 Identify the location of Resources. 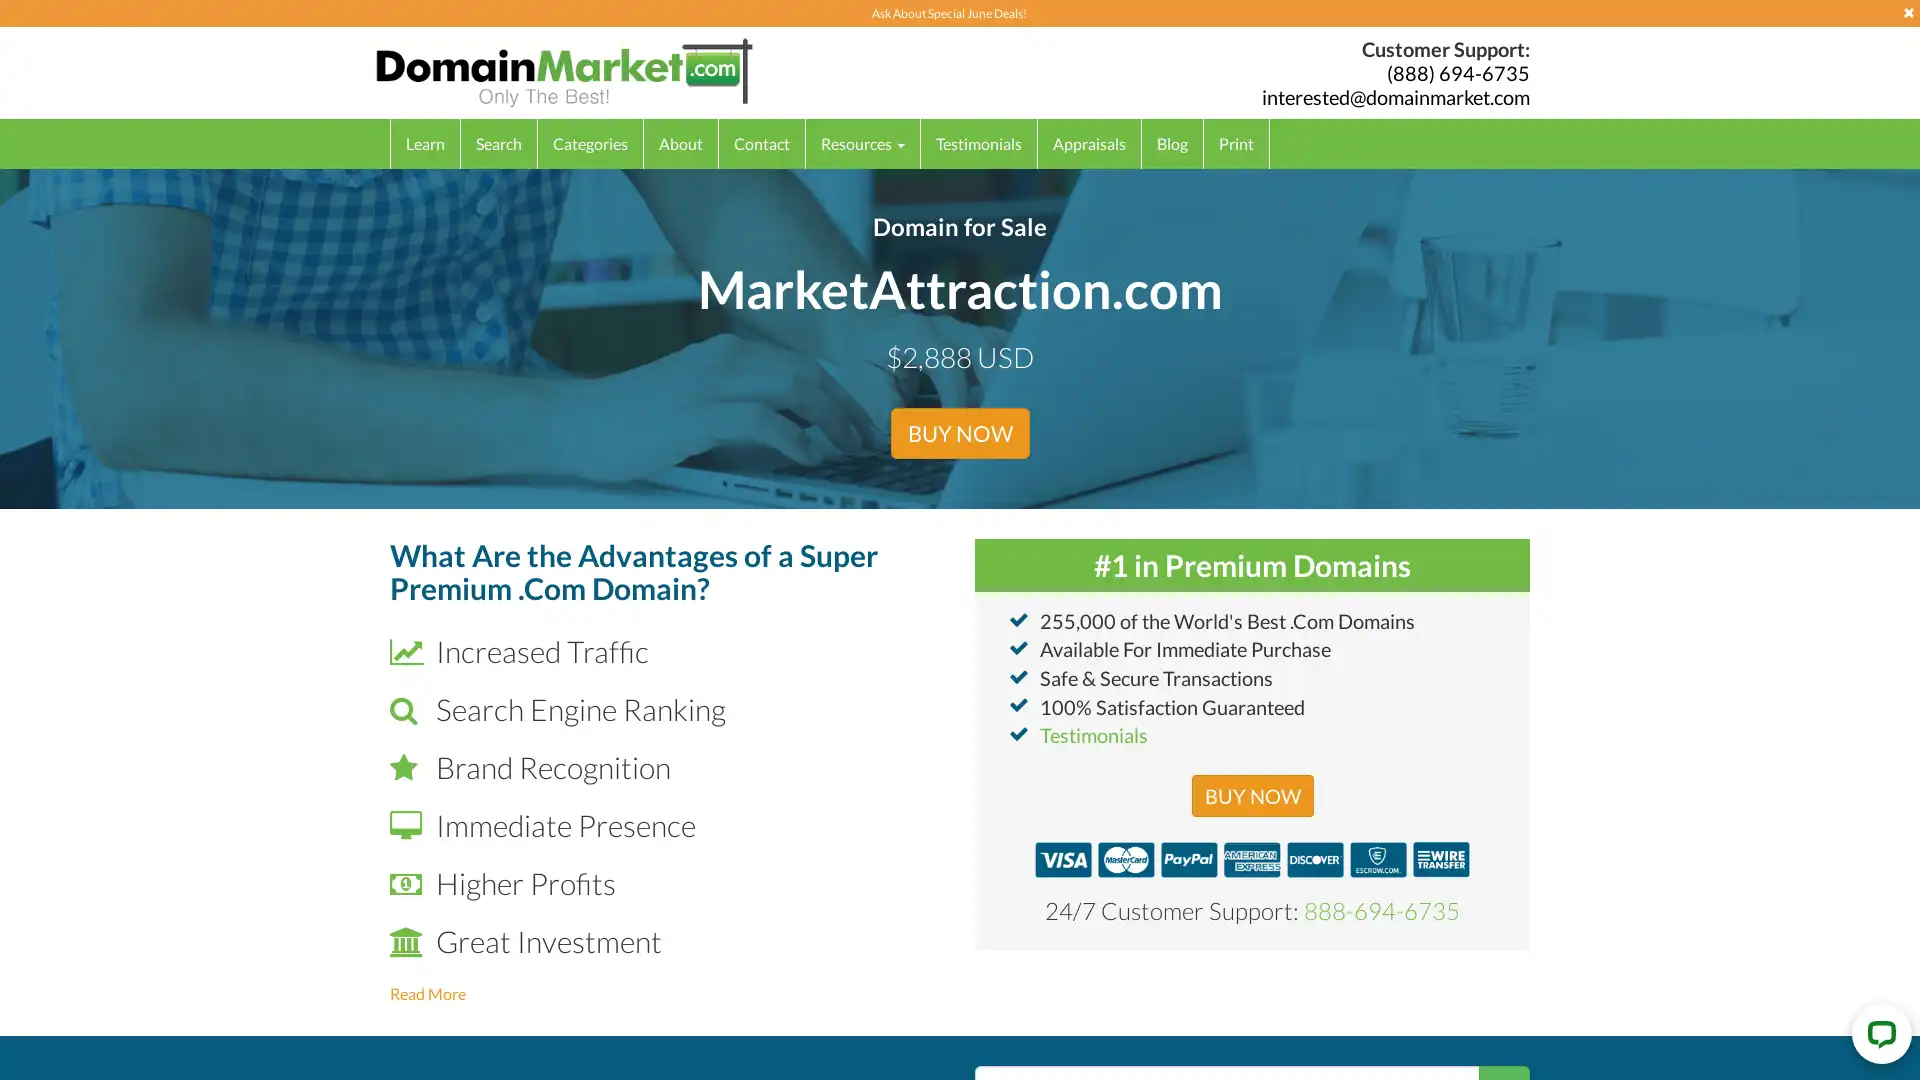
(863, 142).